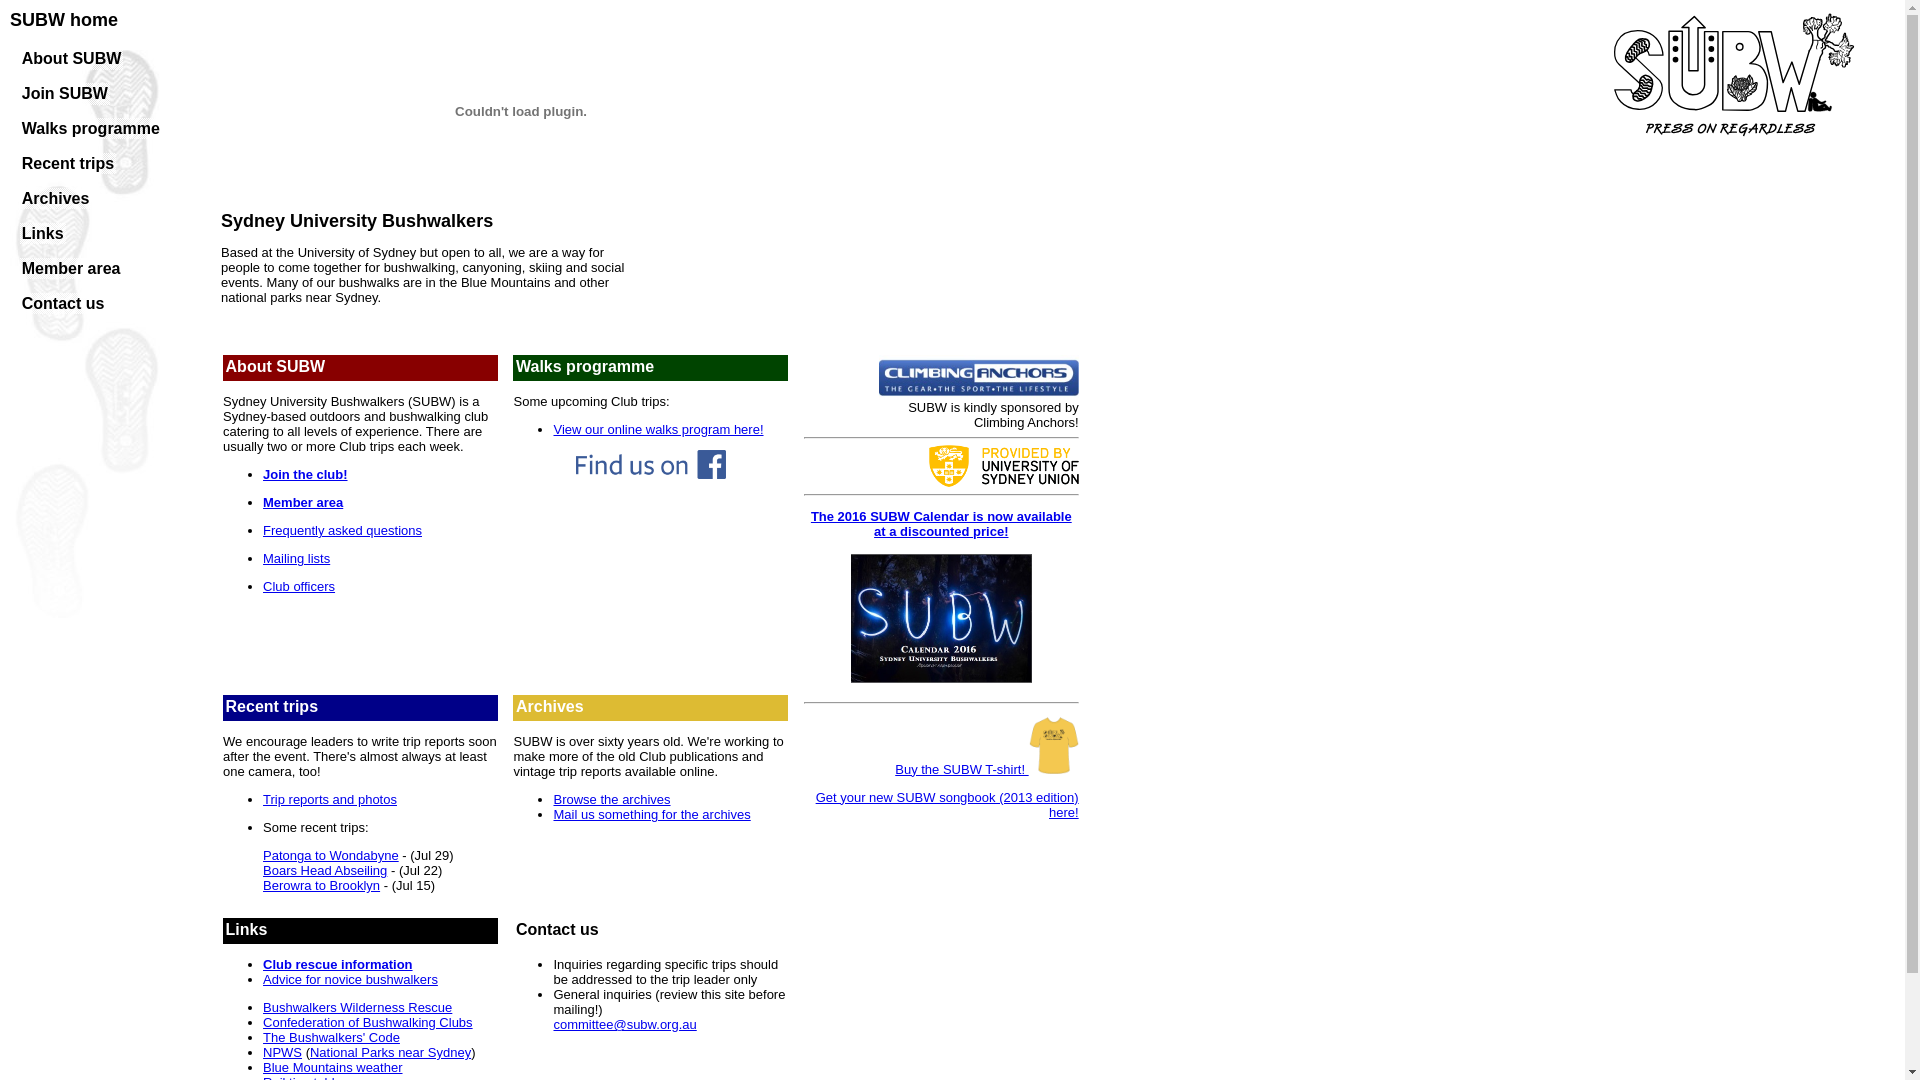 This screenshot has width=1920, height=1080. I want to click on 'View our online walks program here!', so click(657, 428).